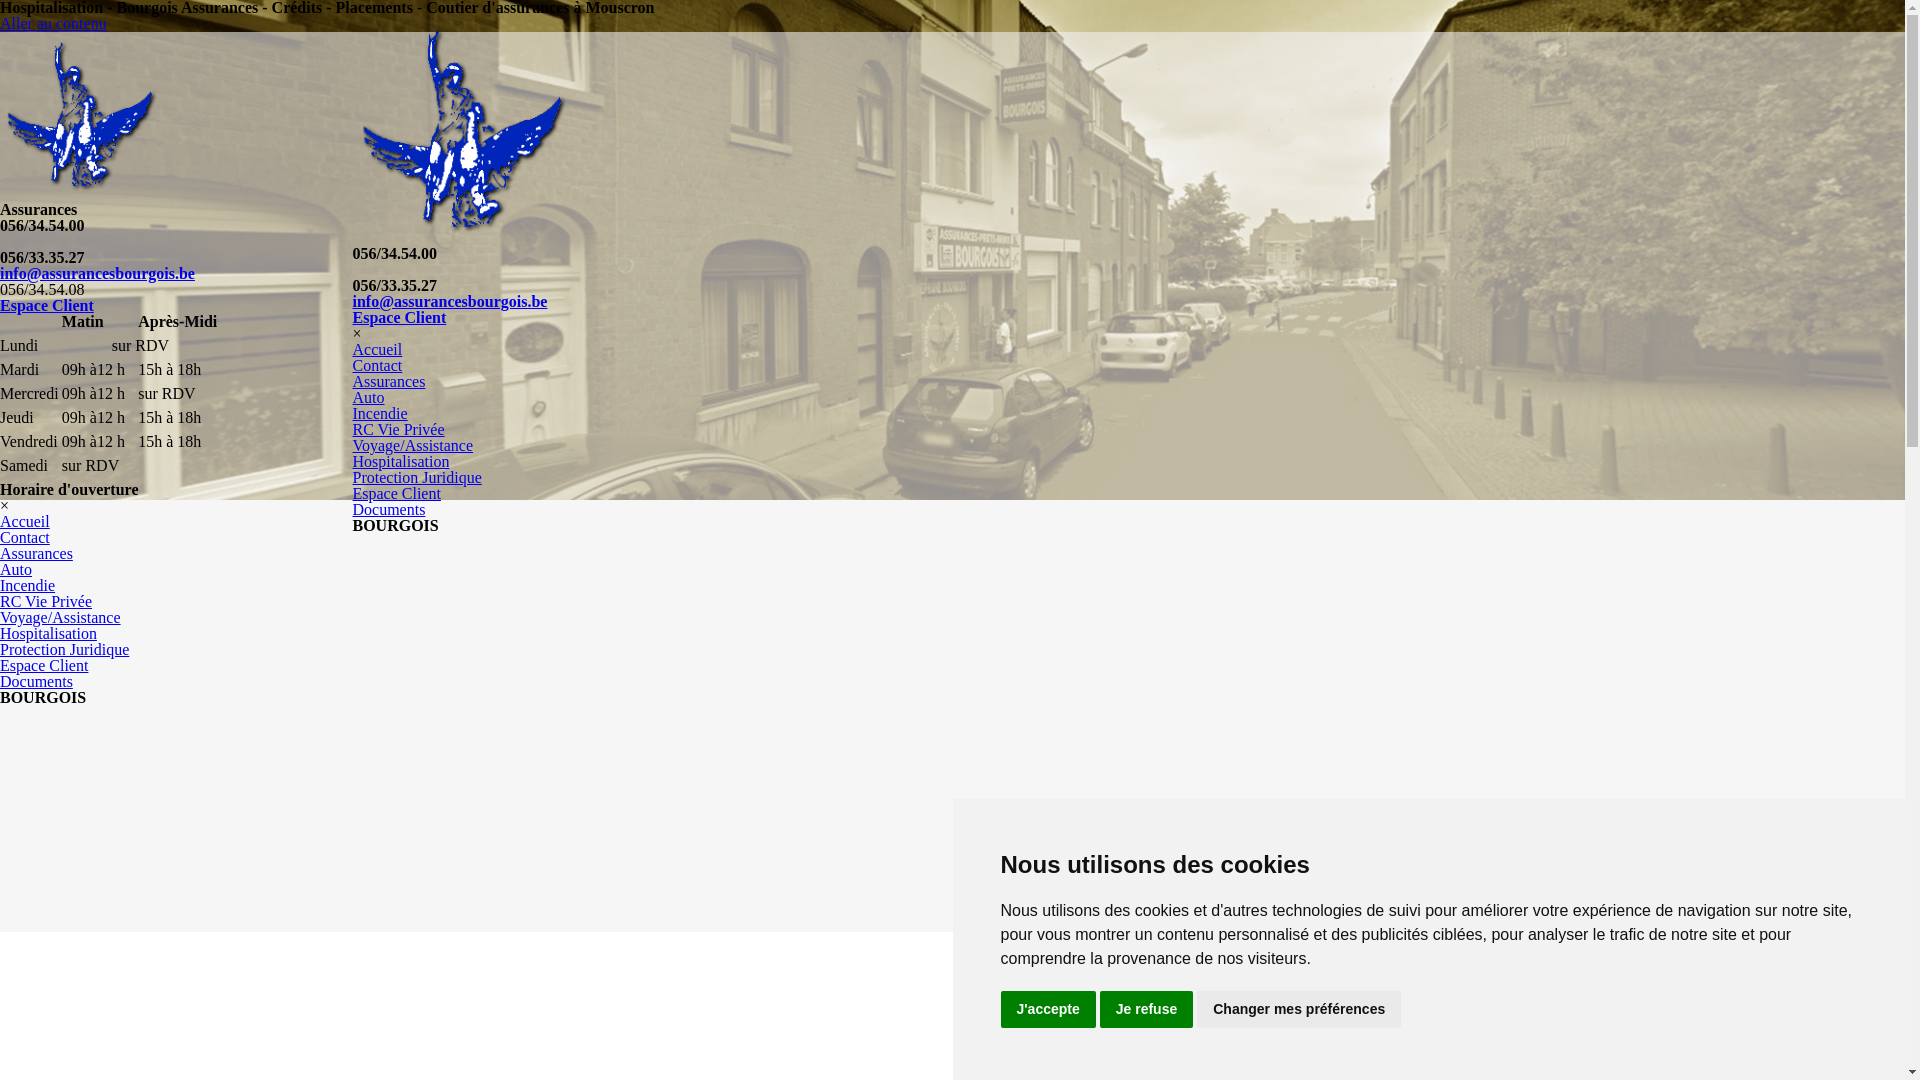 This screenshot has width=1920, height=1080. I want to click on 'Protection Juridique', so click(351, 477).